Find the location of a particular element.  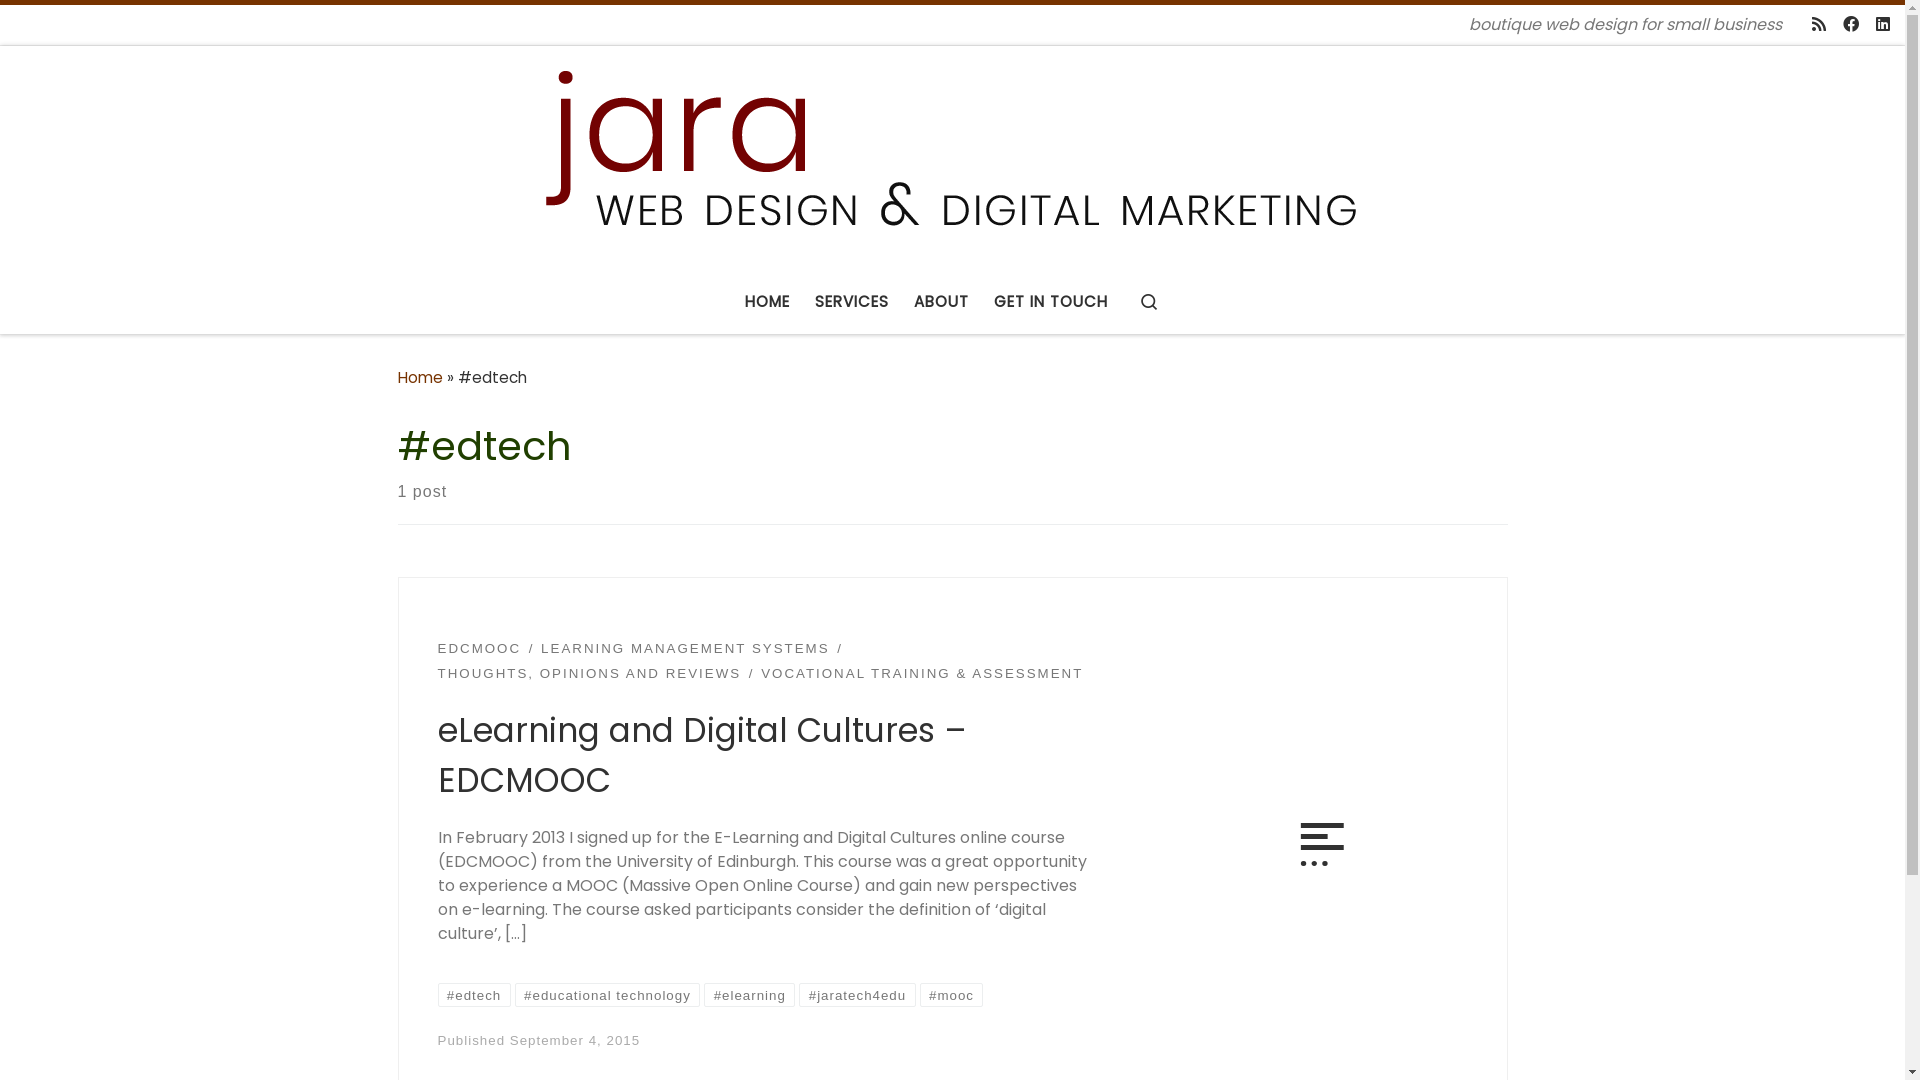

'THOUGHTS, OPINIONS AND REVIEWS' is located at coordinates (589, 674).